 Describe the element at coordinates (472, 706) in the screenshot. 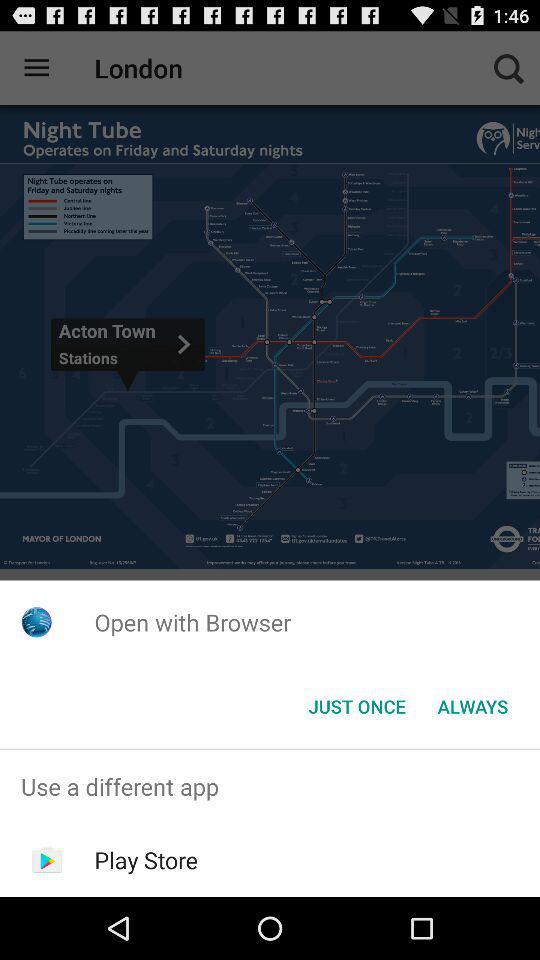

I see `item next to the just once button` at that location.